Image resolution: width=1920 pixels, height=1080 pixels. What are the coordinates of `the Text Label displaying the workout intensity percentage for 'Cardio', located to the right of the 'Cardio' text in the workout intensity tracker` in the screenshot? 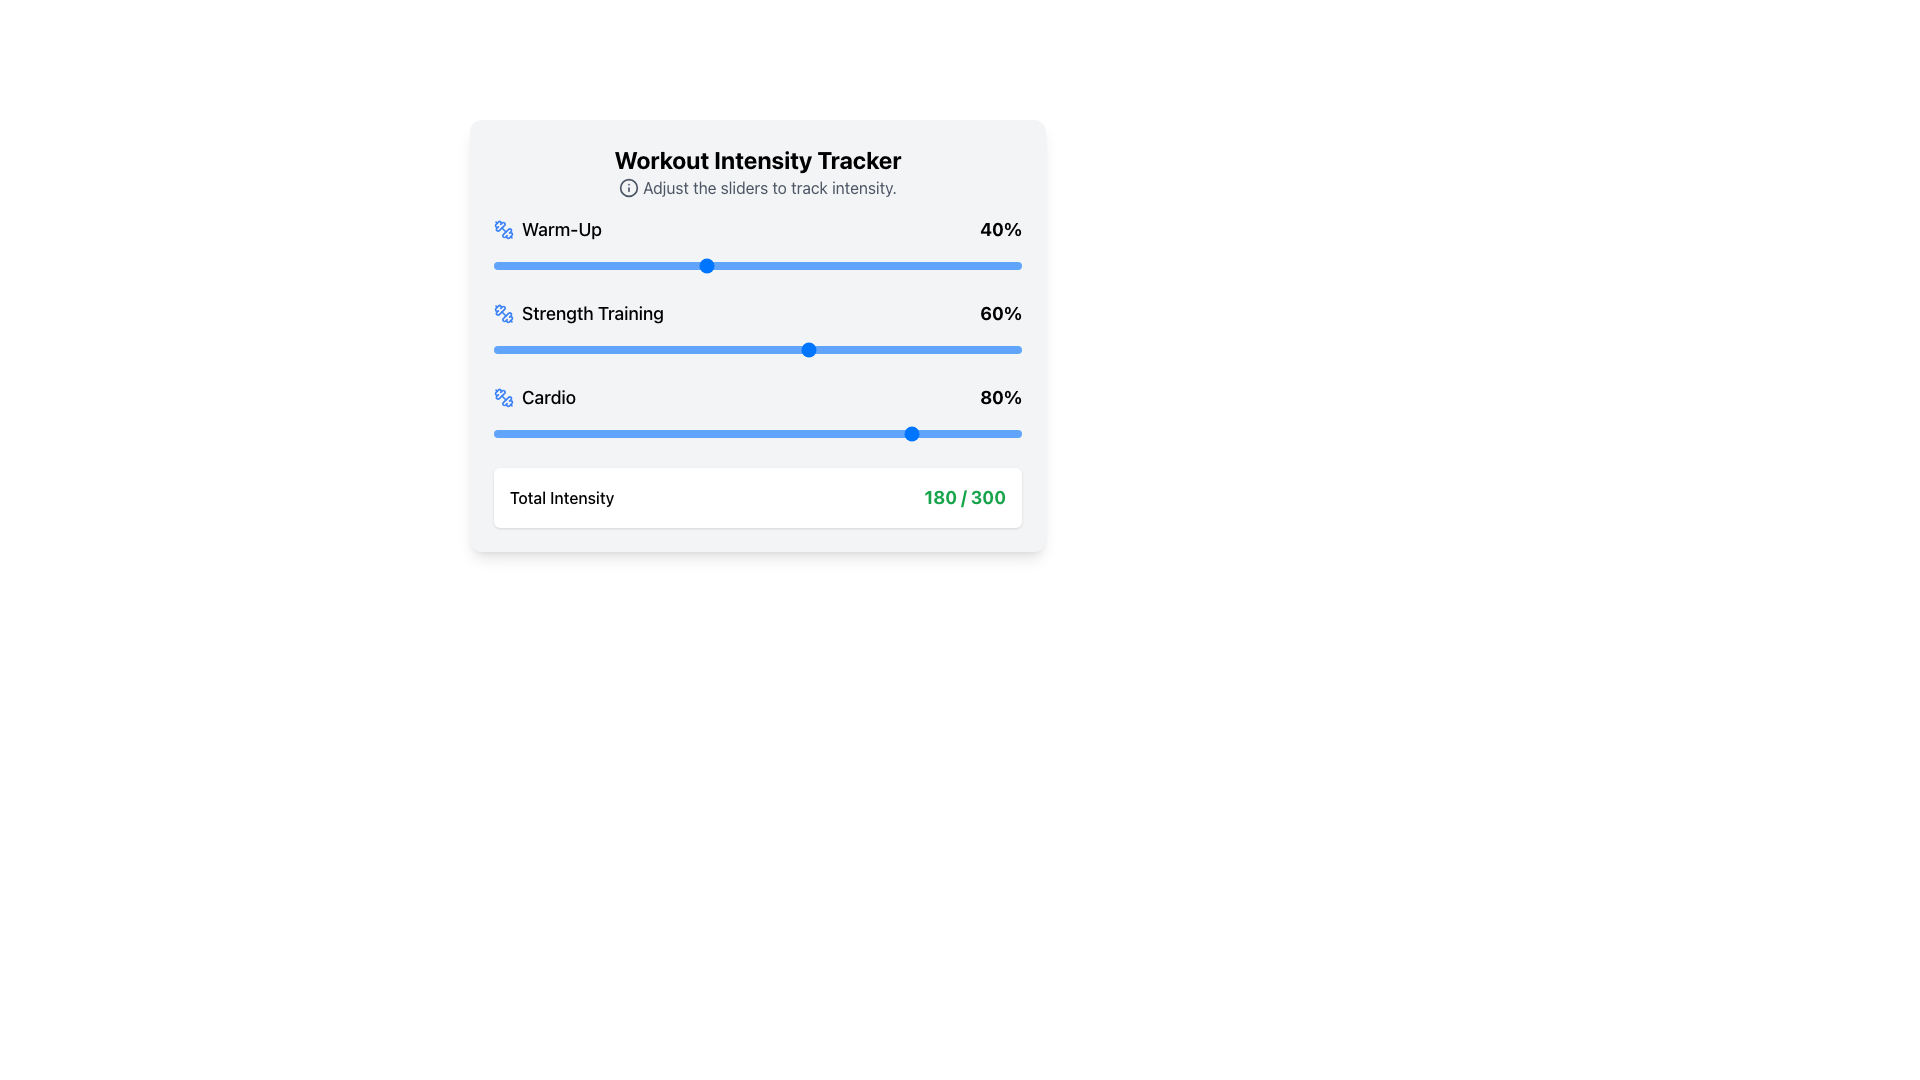 It's located at (1001, 397).